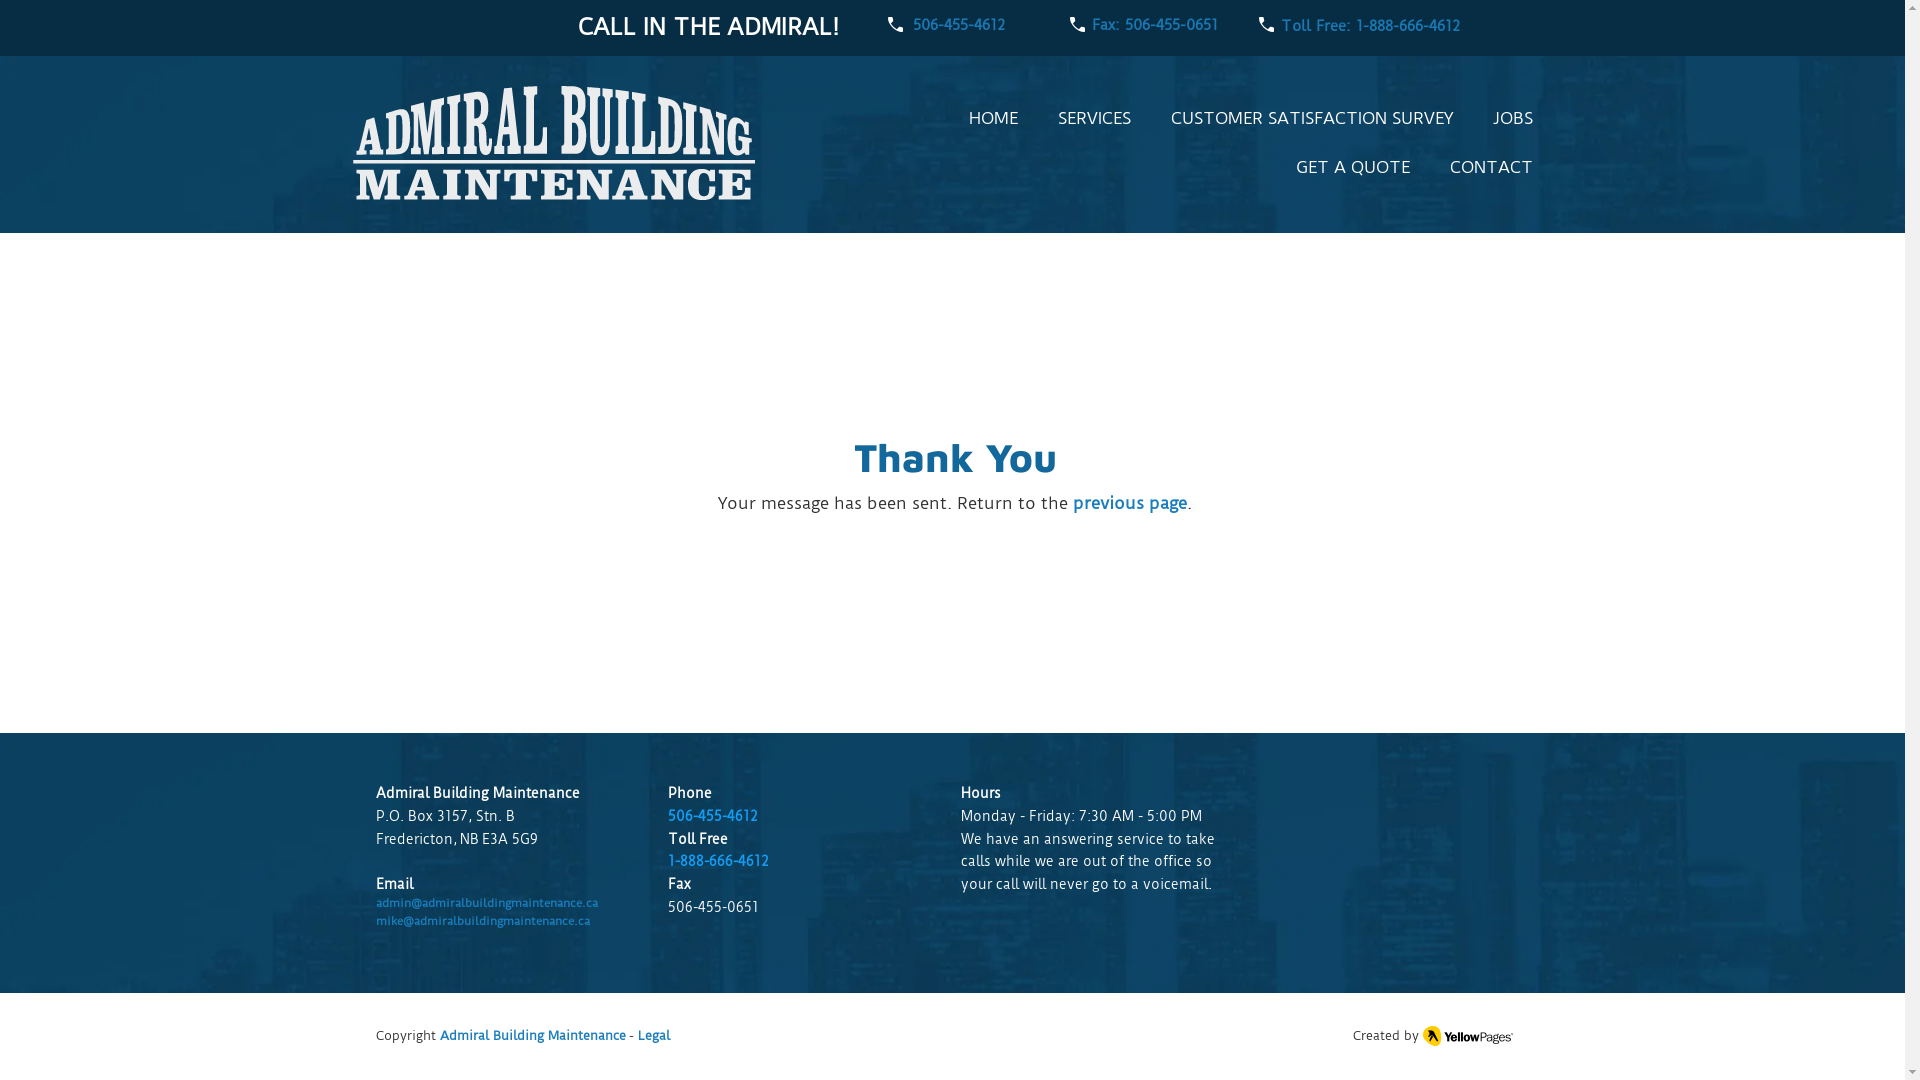  I want to click on 'previous page', so click(1129, 501).